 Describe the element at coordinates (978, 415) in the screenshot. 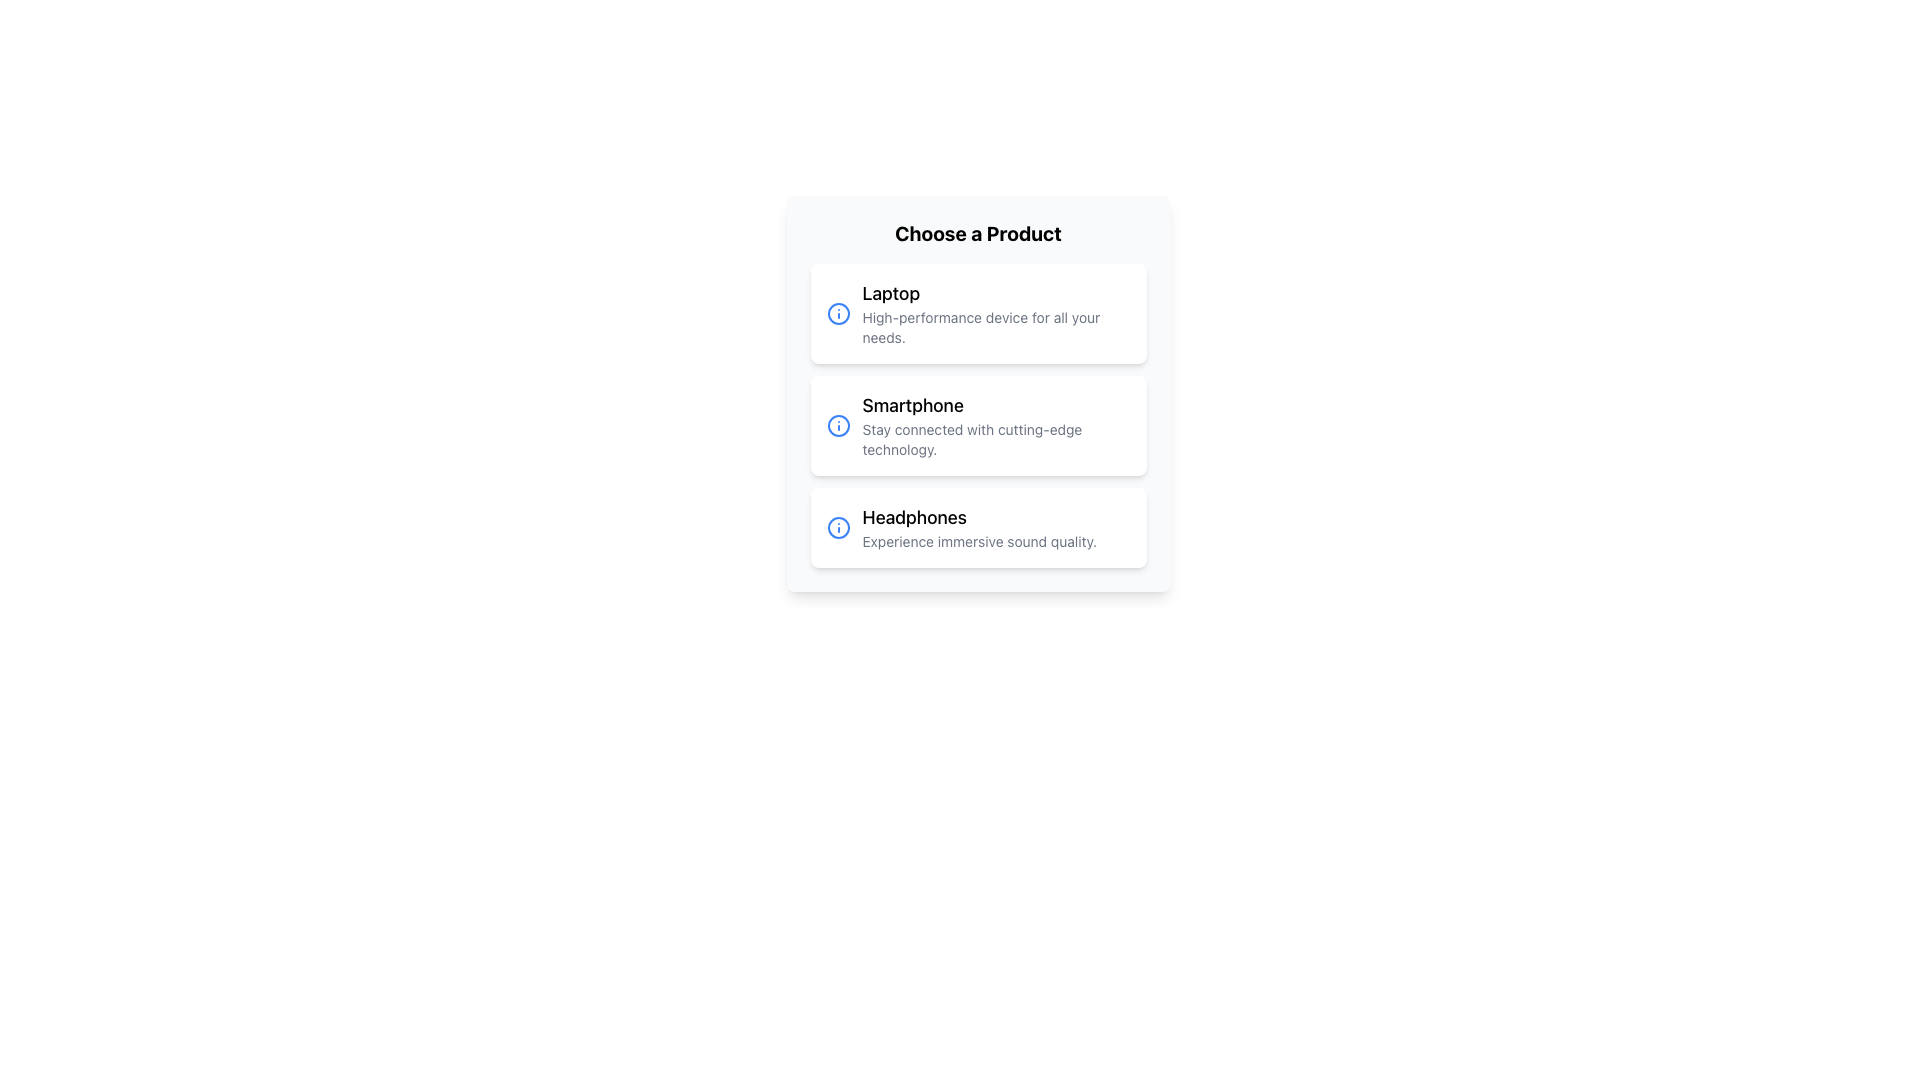

I see `the 'Smartphone' selection card in the product list to navigate via keyboard` at that location.